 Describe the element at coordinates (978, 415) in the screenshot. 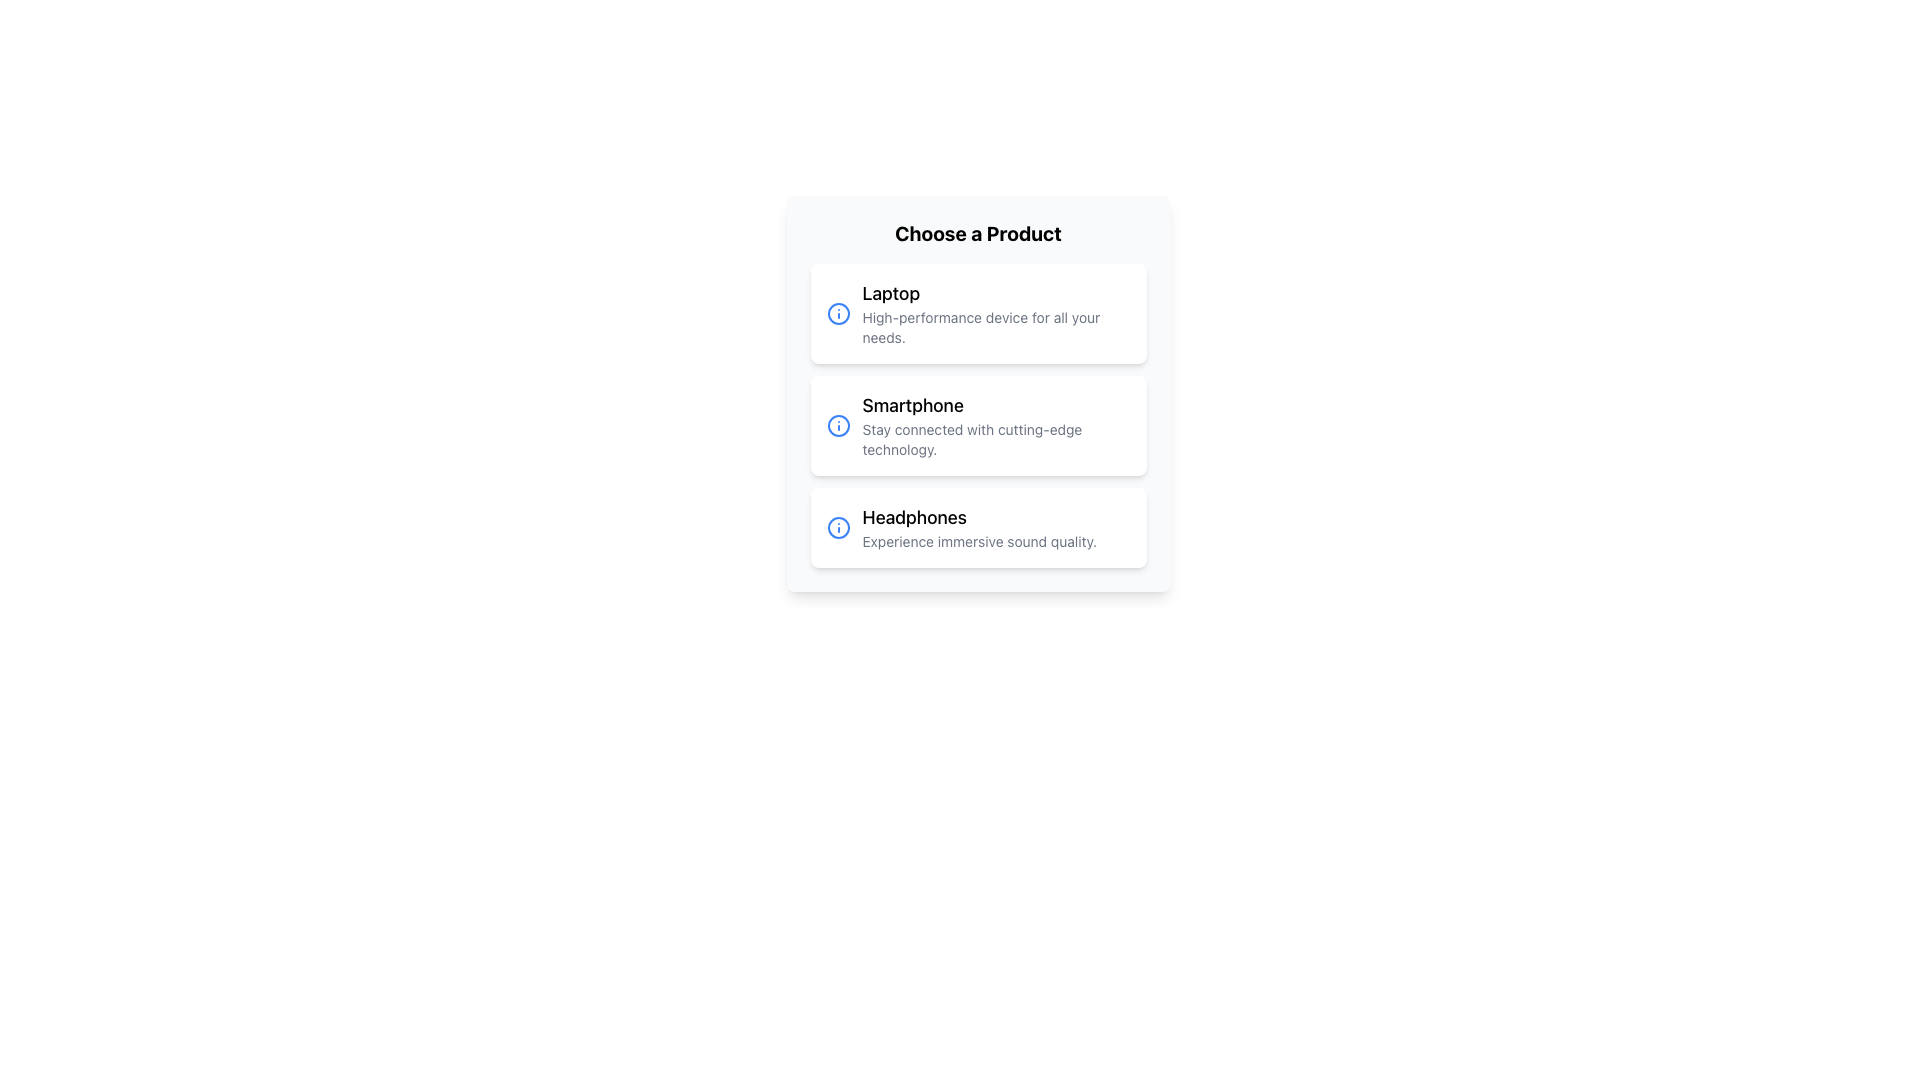

I see `the 'Smartphone' selection card in the product list to navigate via keyboard` at that location.